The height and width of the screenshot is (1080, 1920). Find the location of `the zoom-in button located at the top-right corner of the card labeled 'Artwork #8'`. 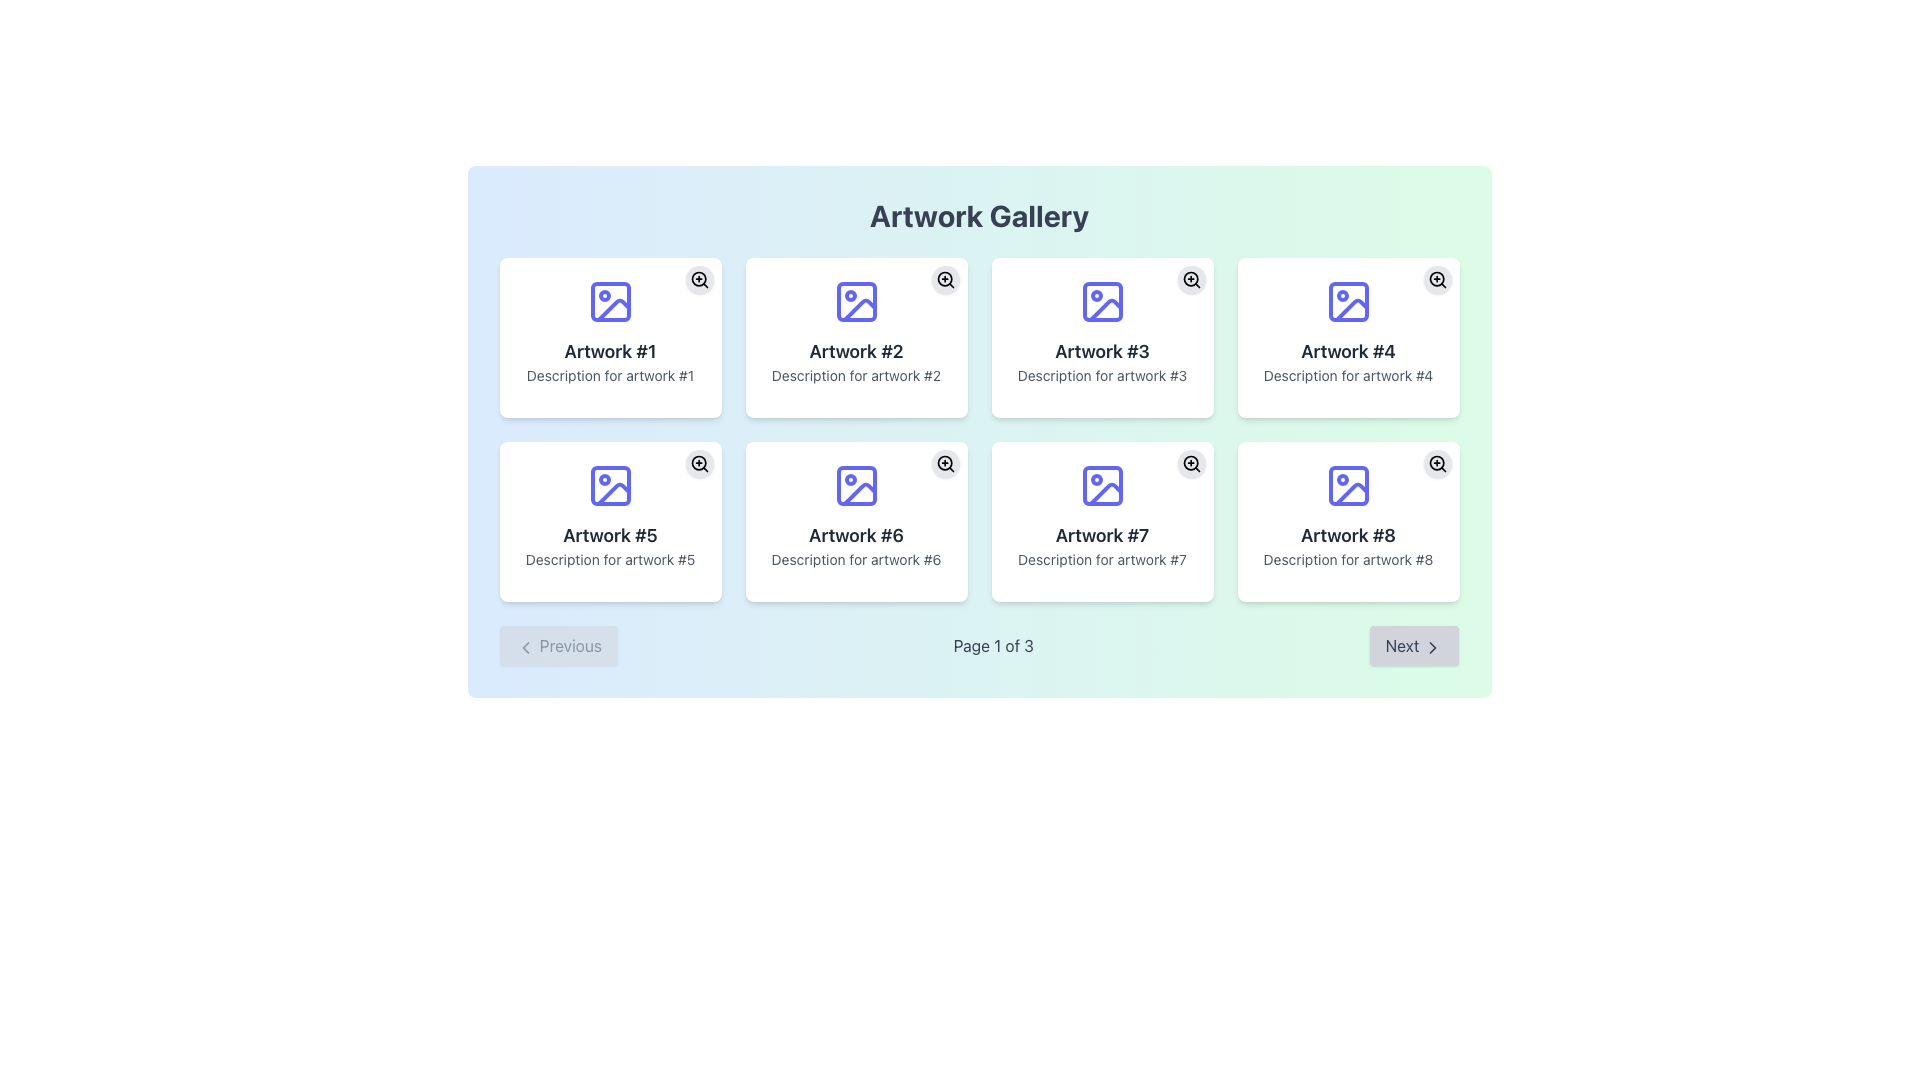

the zoom-in button located at the top-right corner of the card labeled 'Artwork #8' is located at coordinates (1436, 463).